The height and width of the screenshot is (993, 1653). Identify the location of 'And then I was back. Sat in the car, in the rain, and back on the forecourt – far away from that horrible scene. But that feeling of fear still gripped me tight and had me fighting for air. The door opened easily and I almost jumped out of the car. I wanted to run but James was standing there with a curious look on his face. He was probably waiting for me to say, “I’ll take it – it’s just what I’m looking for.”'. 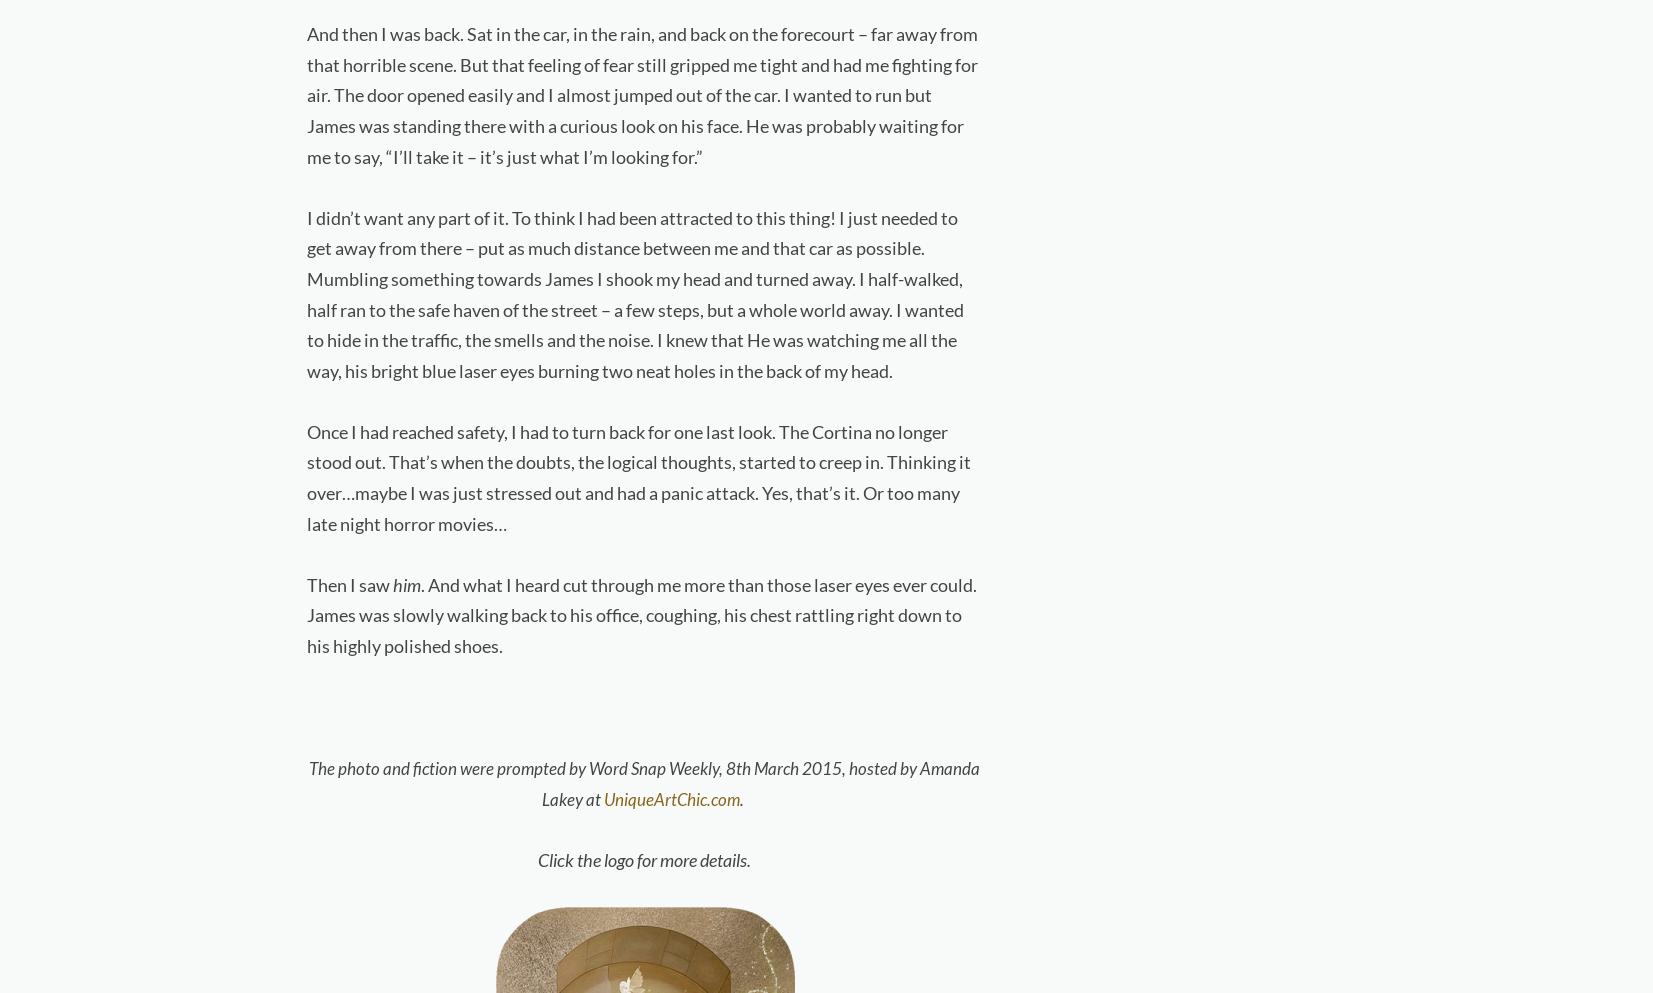
(640, 94).